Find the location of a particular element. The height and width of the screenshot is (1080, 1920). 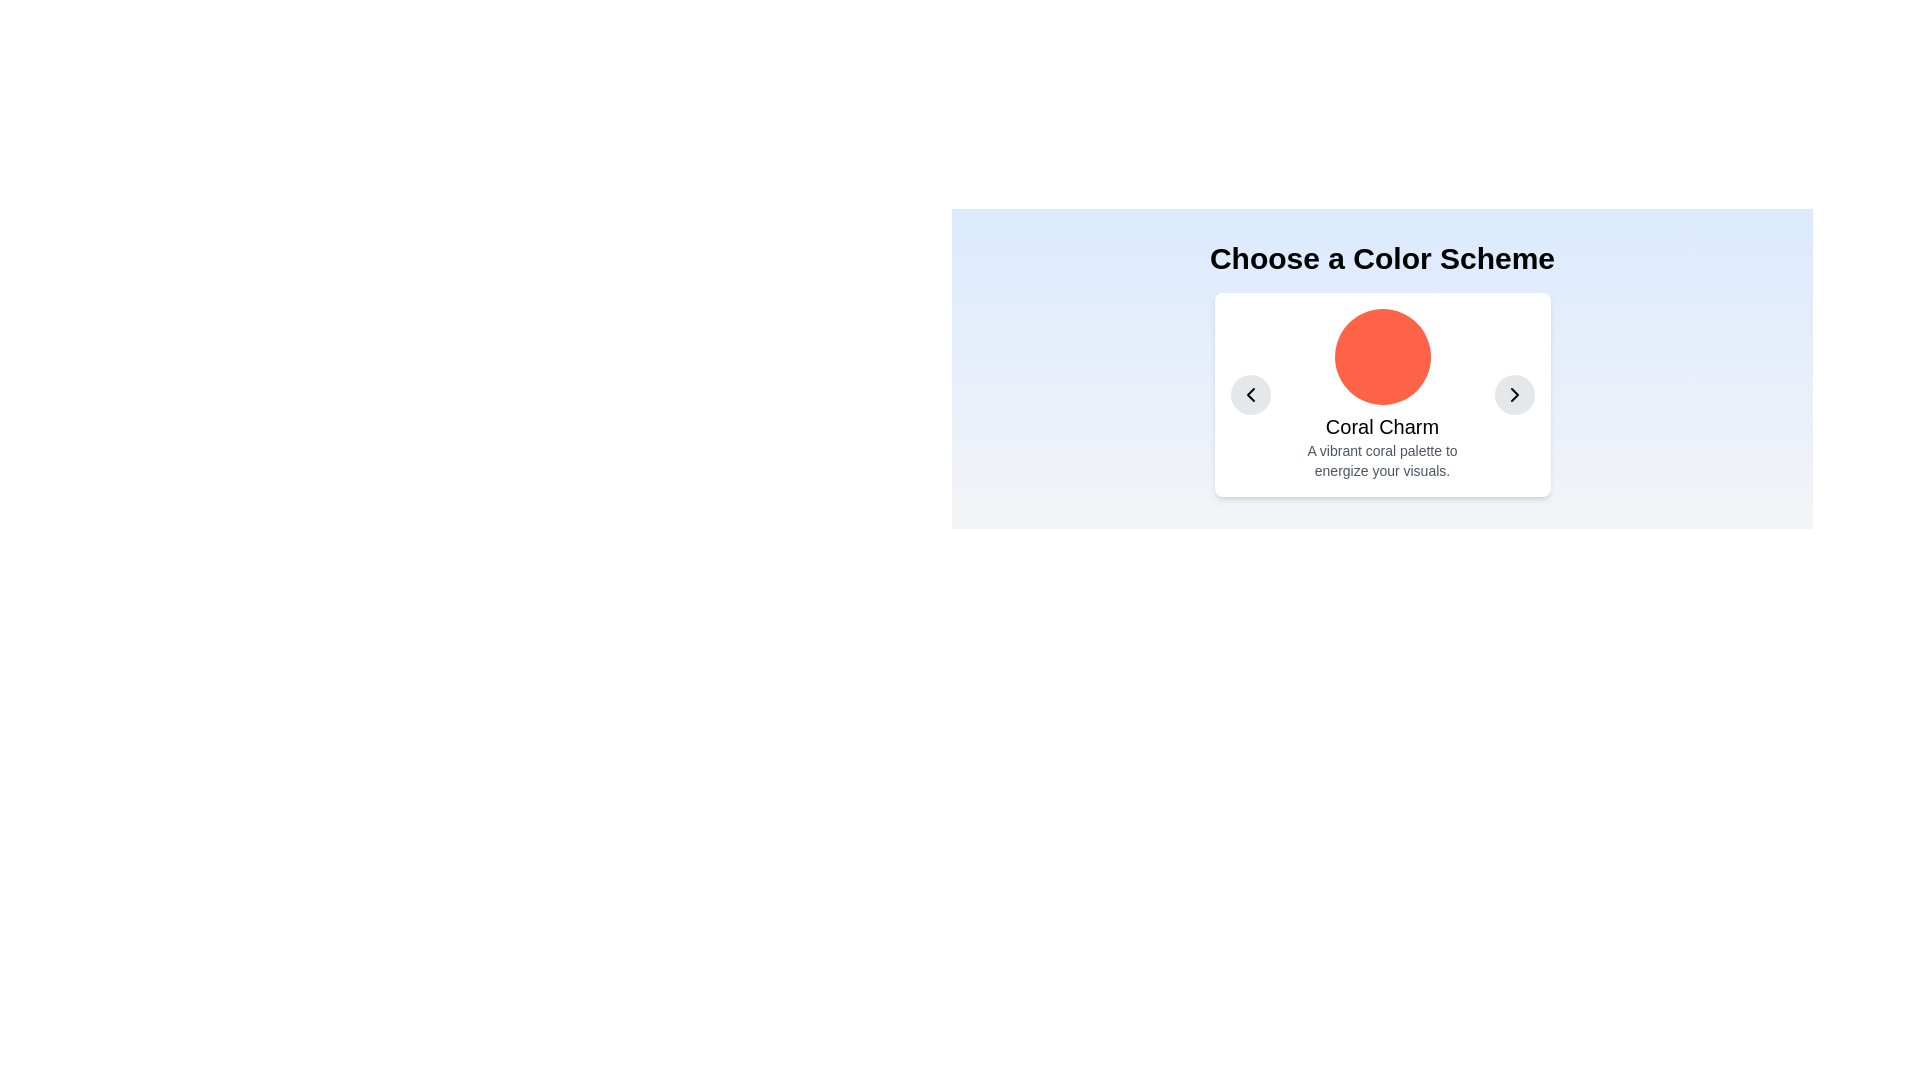

displayed information from the selection panel for the 'Coral Charm' color theme, which includes text and a coral-colored icon is located at coordinates (1381, 396).